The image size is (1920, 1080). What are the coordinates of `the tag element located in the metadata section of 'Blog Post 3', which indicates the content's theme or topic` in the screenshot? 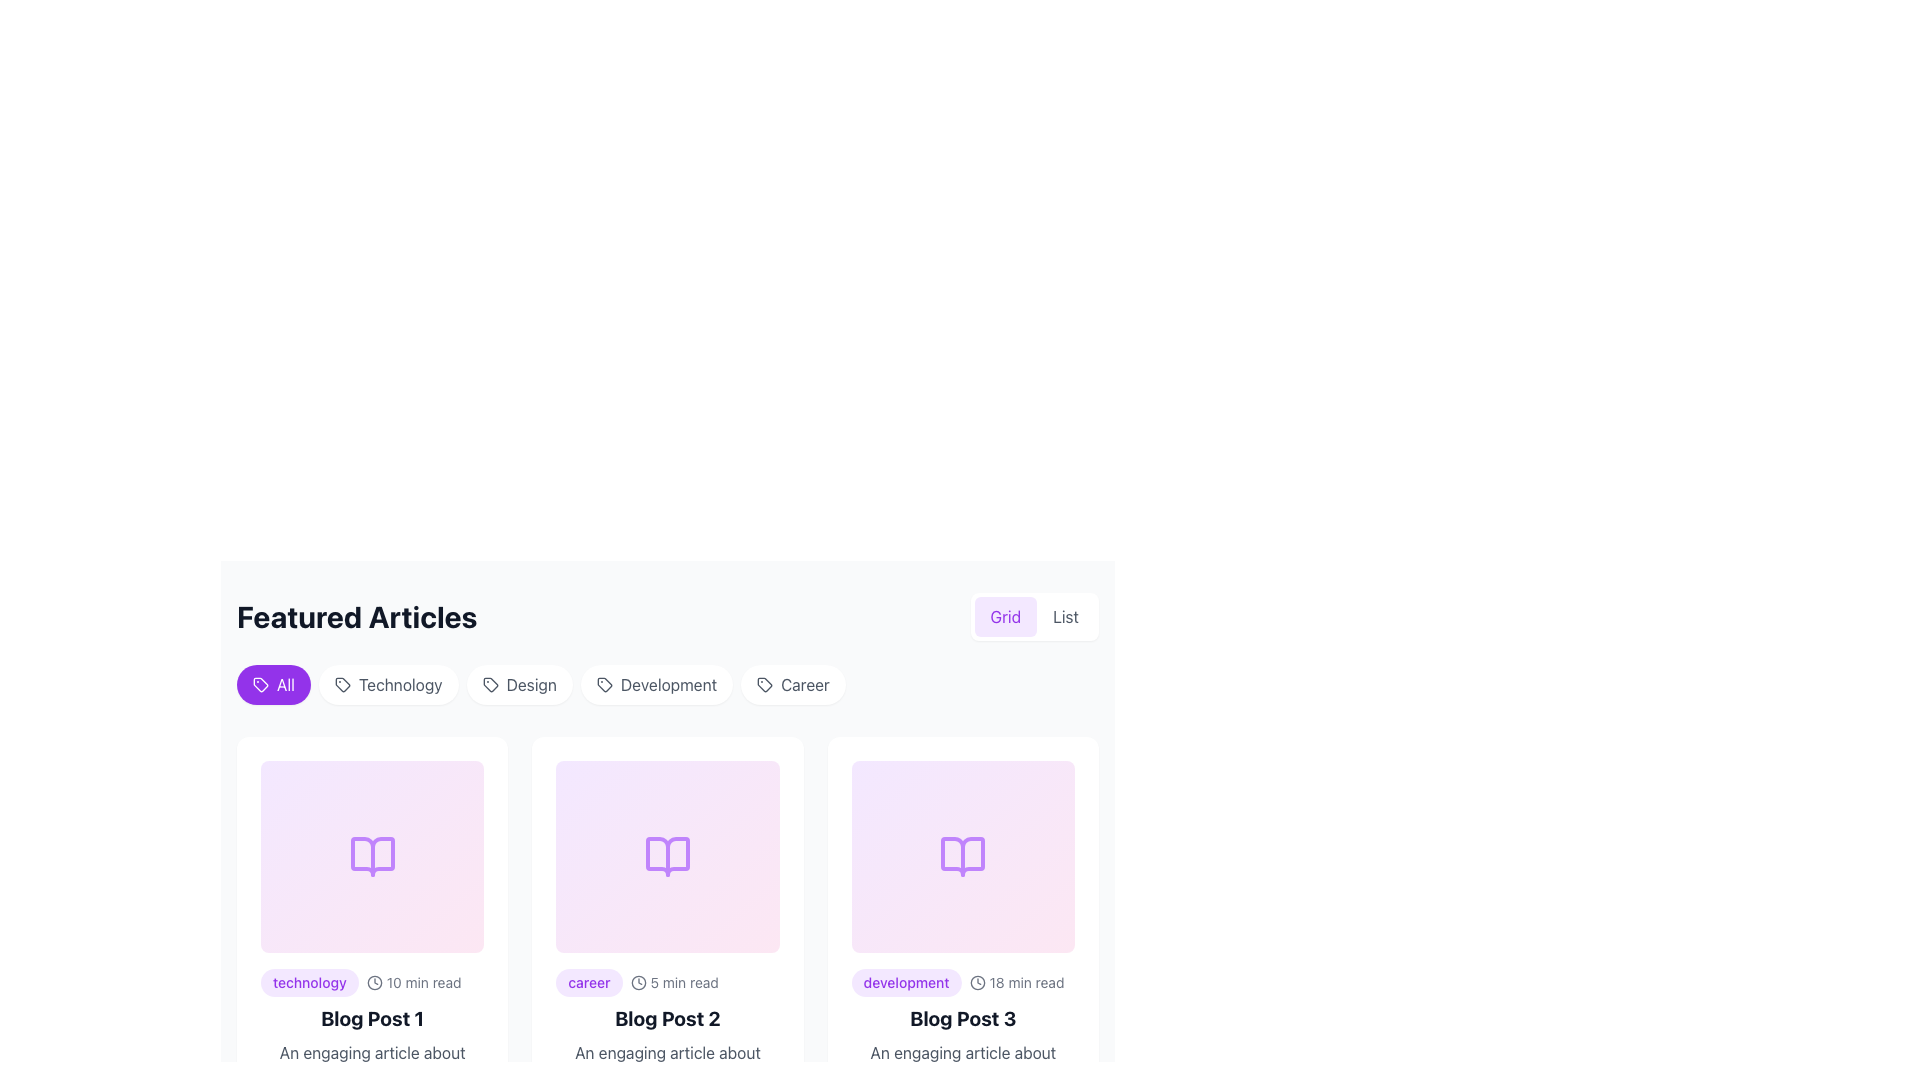 It's located at (905, 982).